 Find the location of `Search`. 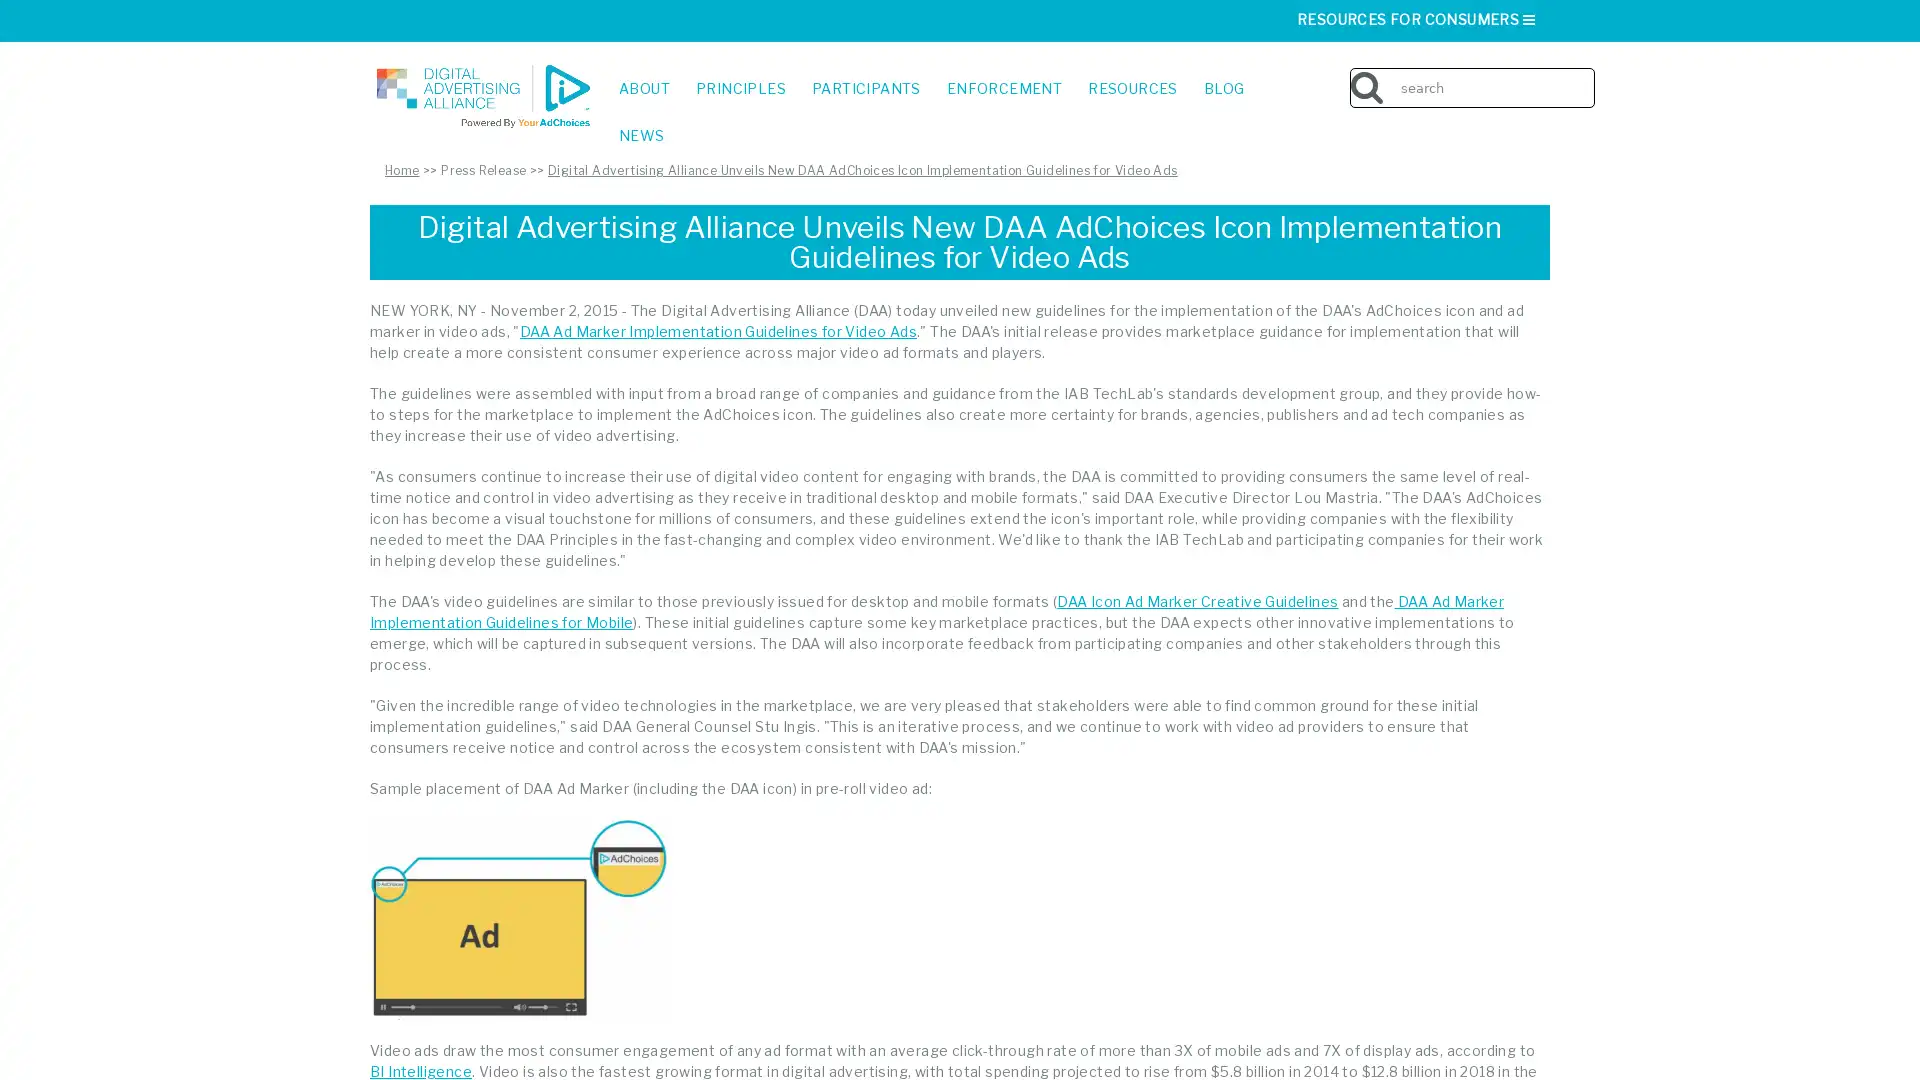

Search is located at coordinates (1588, 72).